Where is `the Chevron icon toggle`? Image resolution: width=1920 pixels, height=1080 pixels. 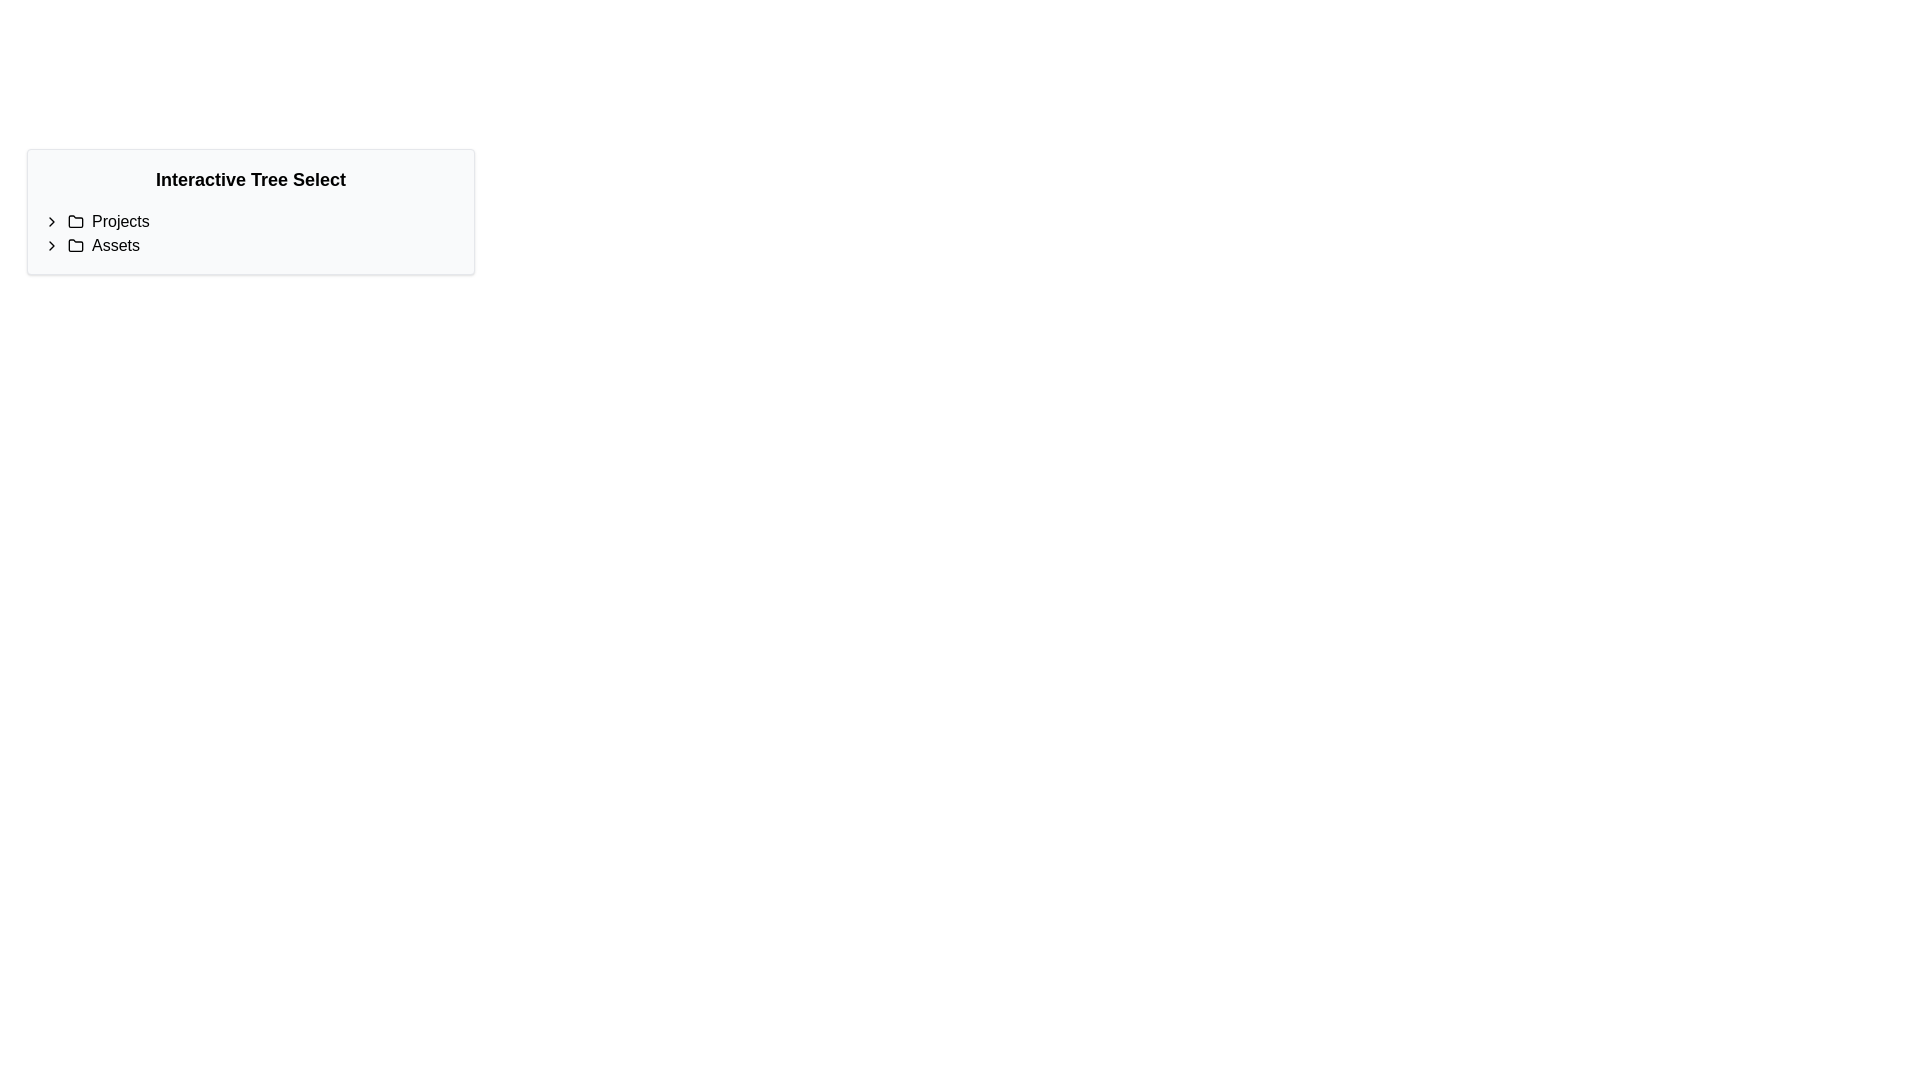
the Chevron icon toggle is located at coordinates (52, 222).